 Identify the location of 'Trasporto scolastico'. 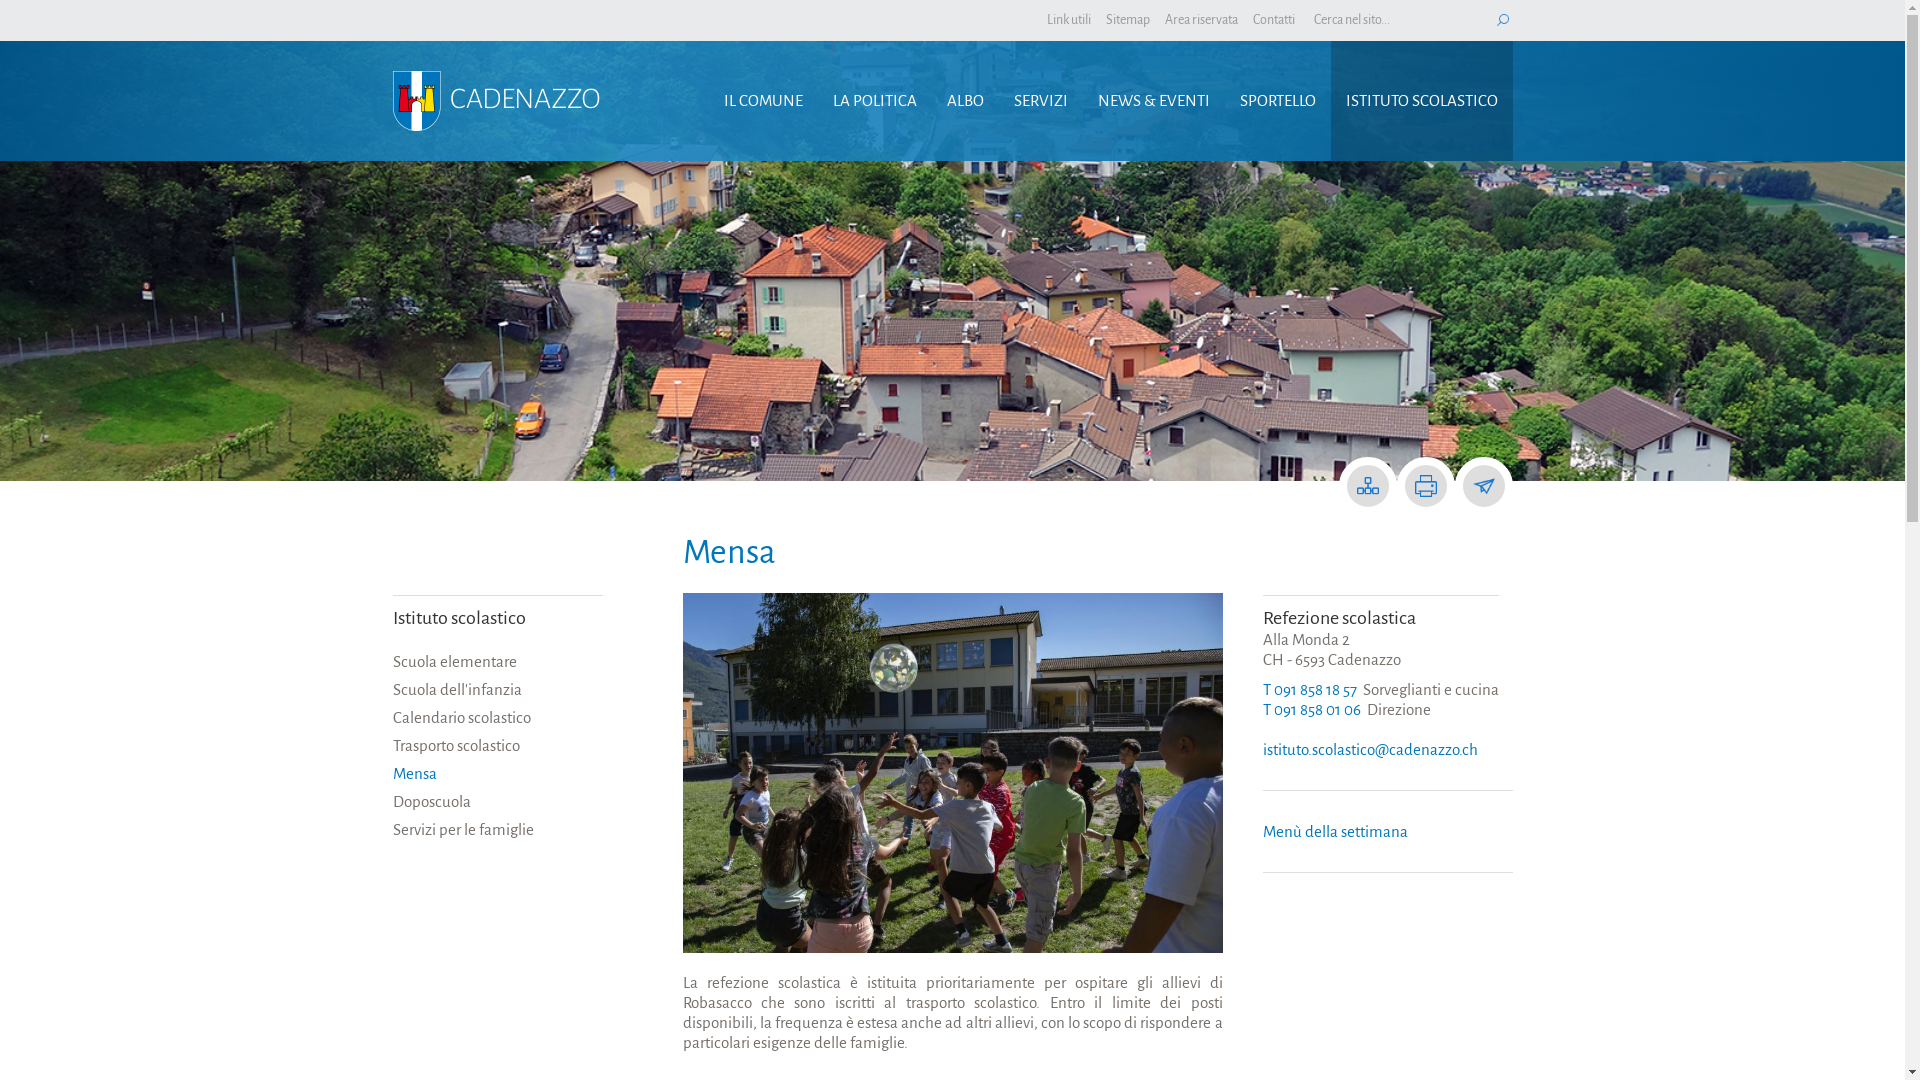
(497, 745).